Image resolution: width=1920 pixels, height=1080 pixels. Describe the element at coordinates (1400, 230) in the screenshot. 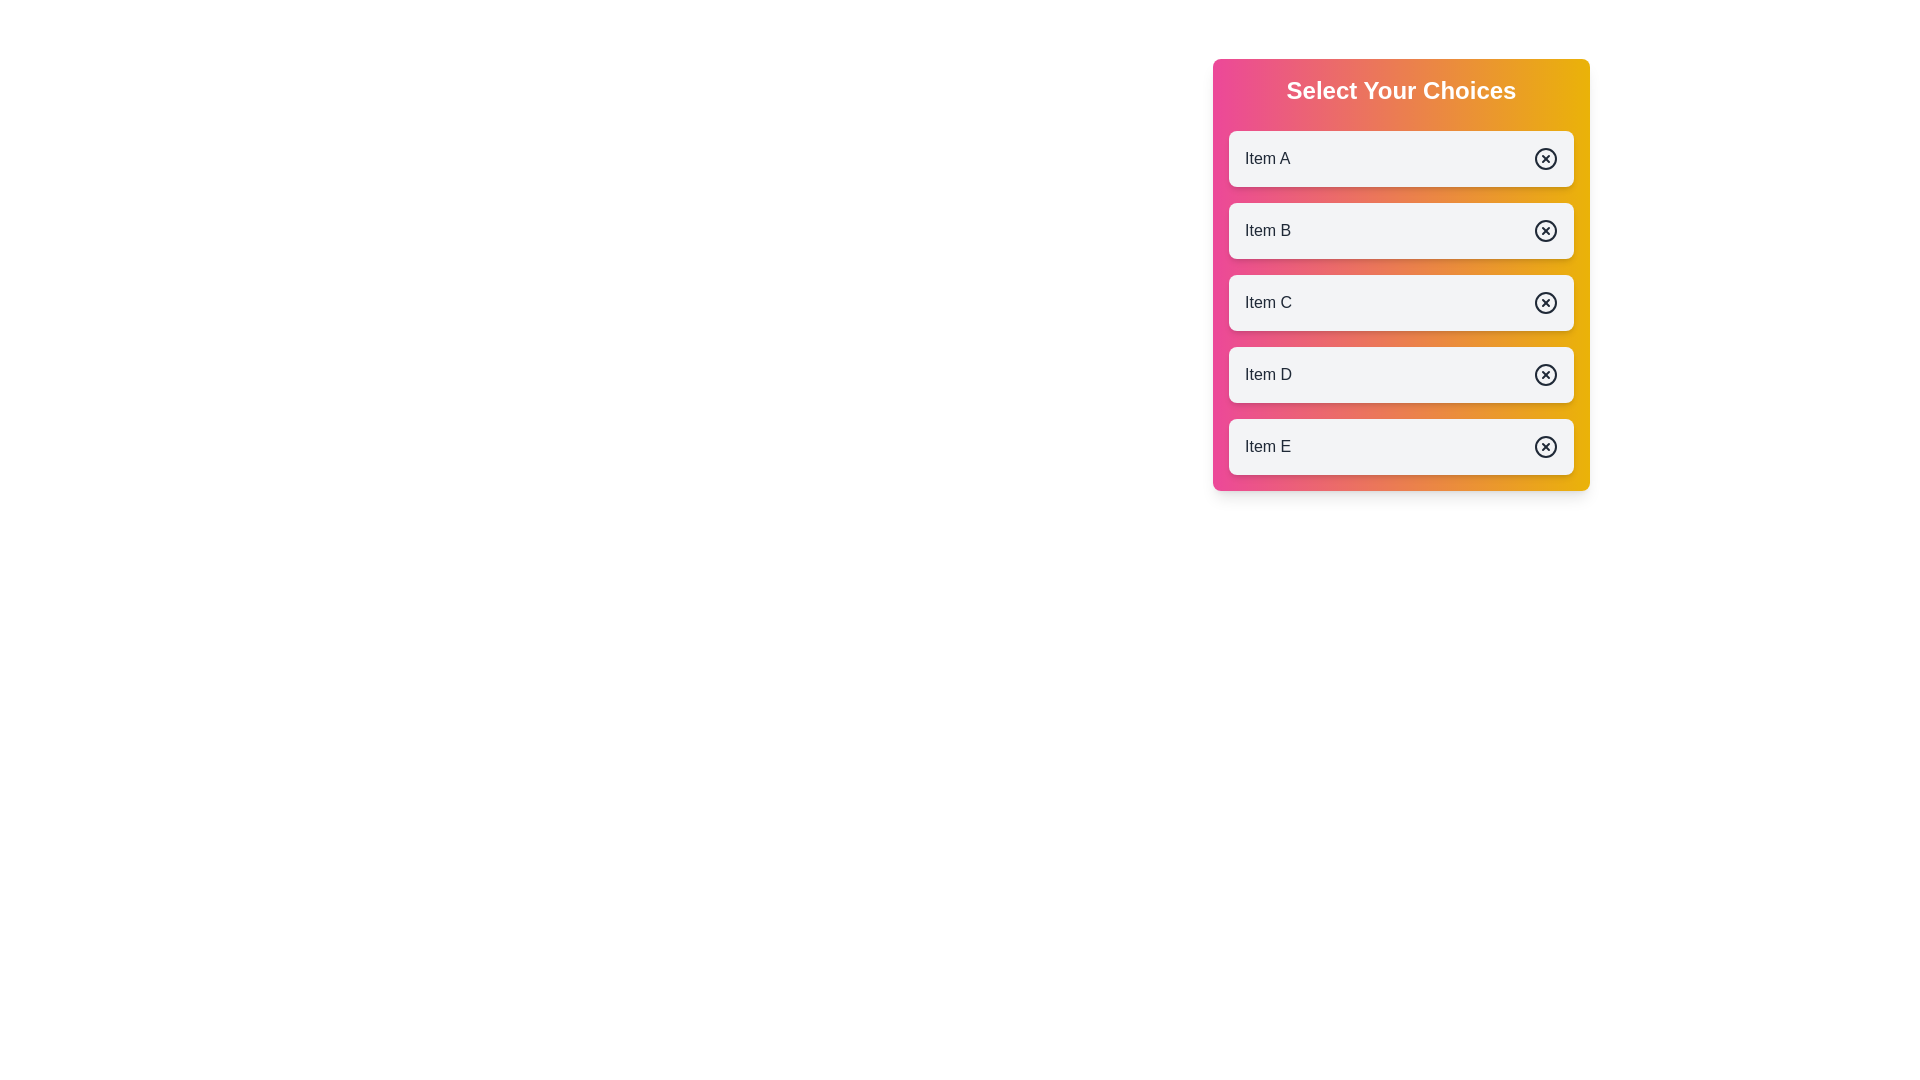

I see `the button labeled Item B to observe the animation` at that location.